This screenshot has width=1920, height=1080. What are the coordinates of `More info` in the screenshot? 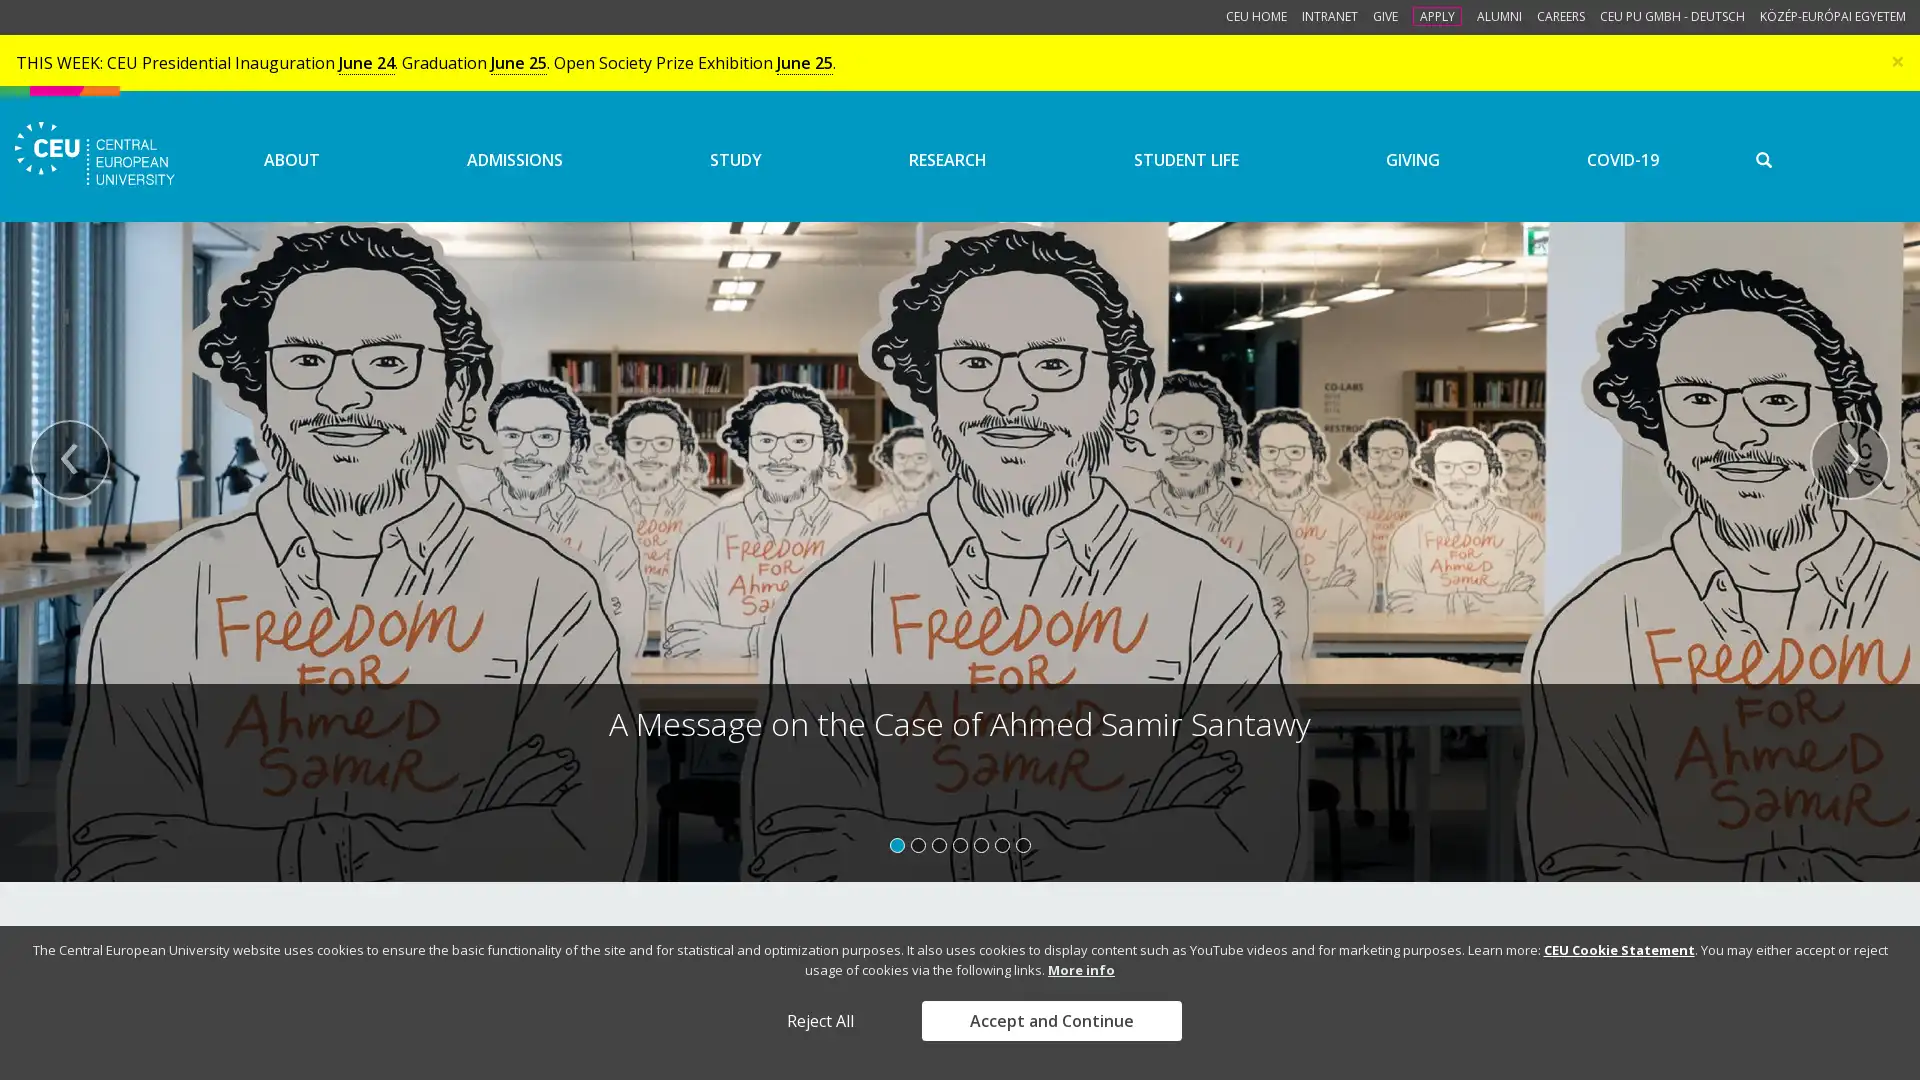 It's located at (1080, 968).